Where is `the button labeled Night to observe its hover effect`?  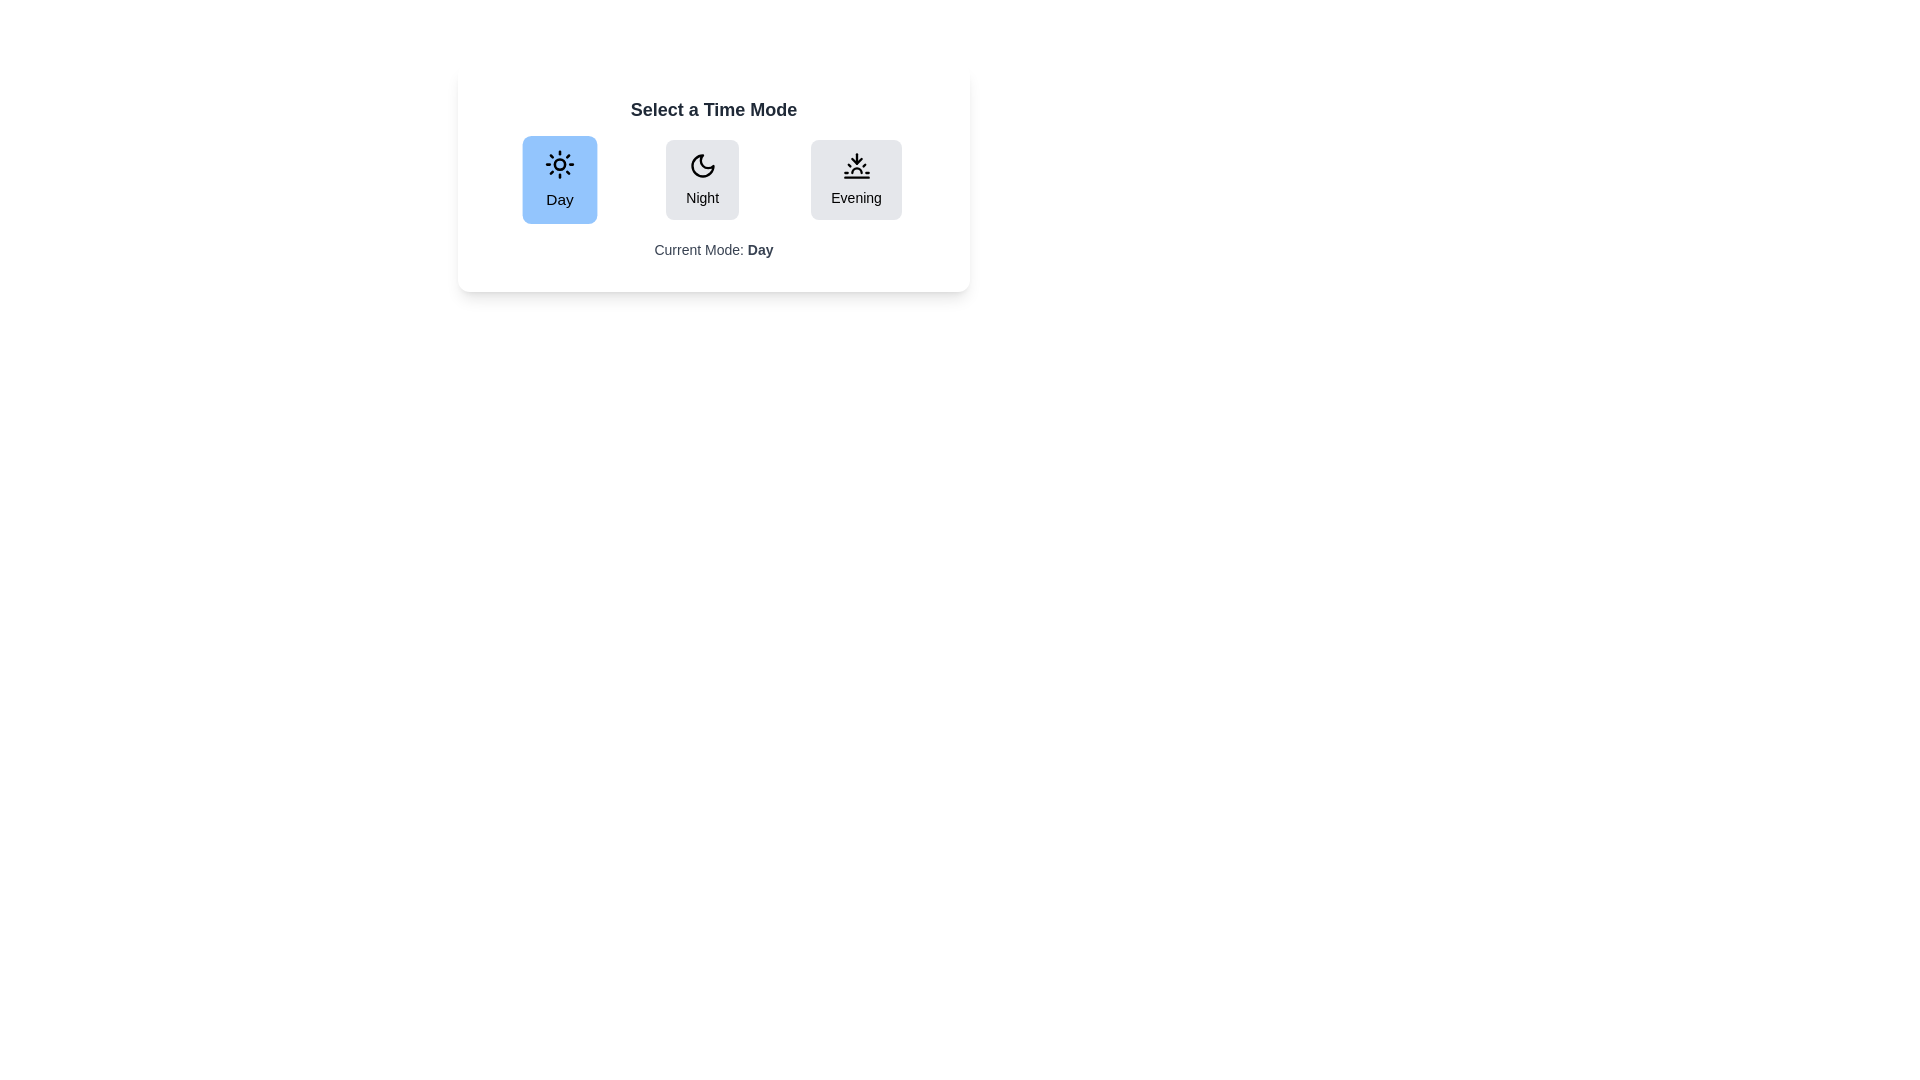
the button labeled Night to observe its hover effect is located at coordinates (702, 180).